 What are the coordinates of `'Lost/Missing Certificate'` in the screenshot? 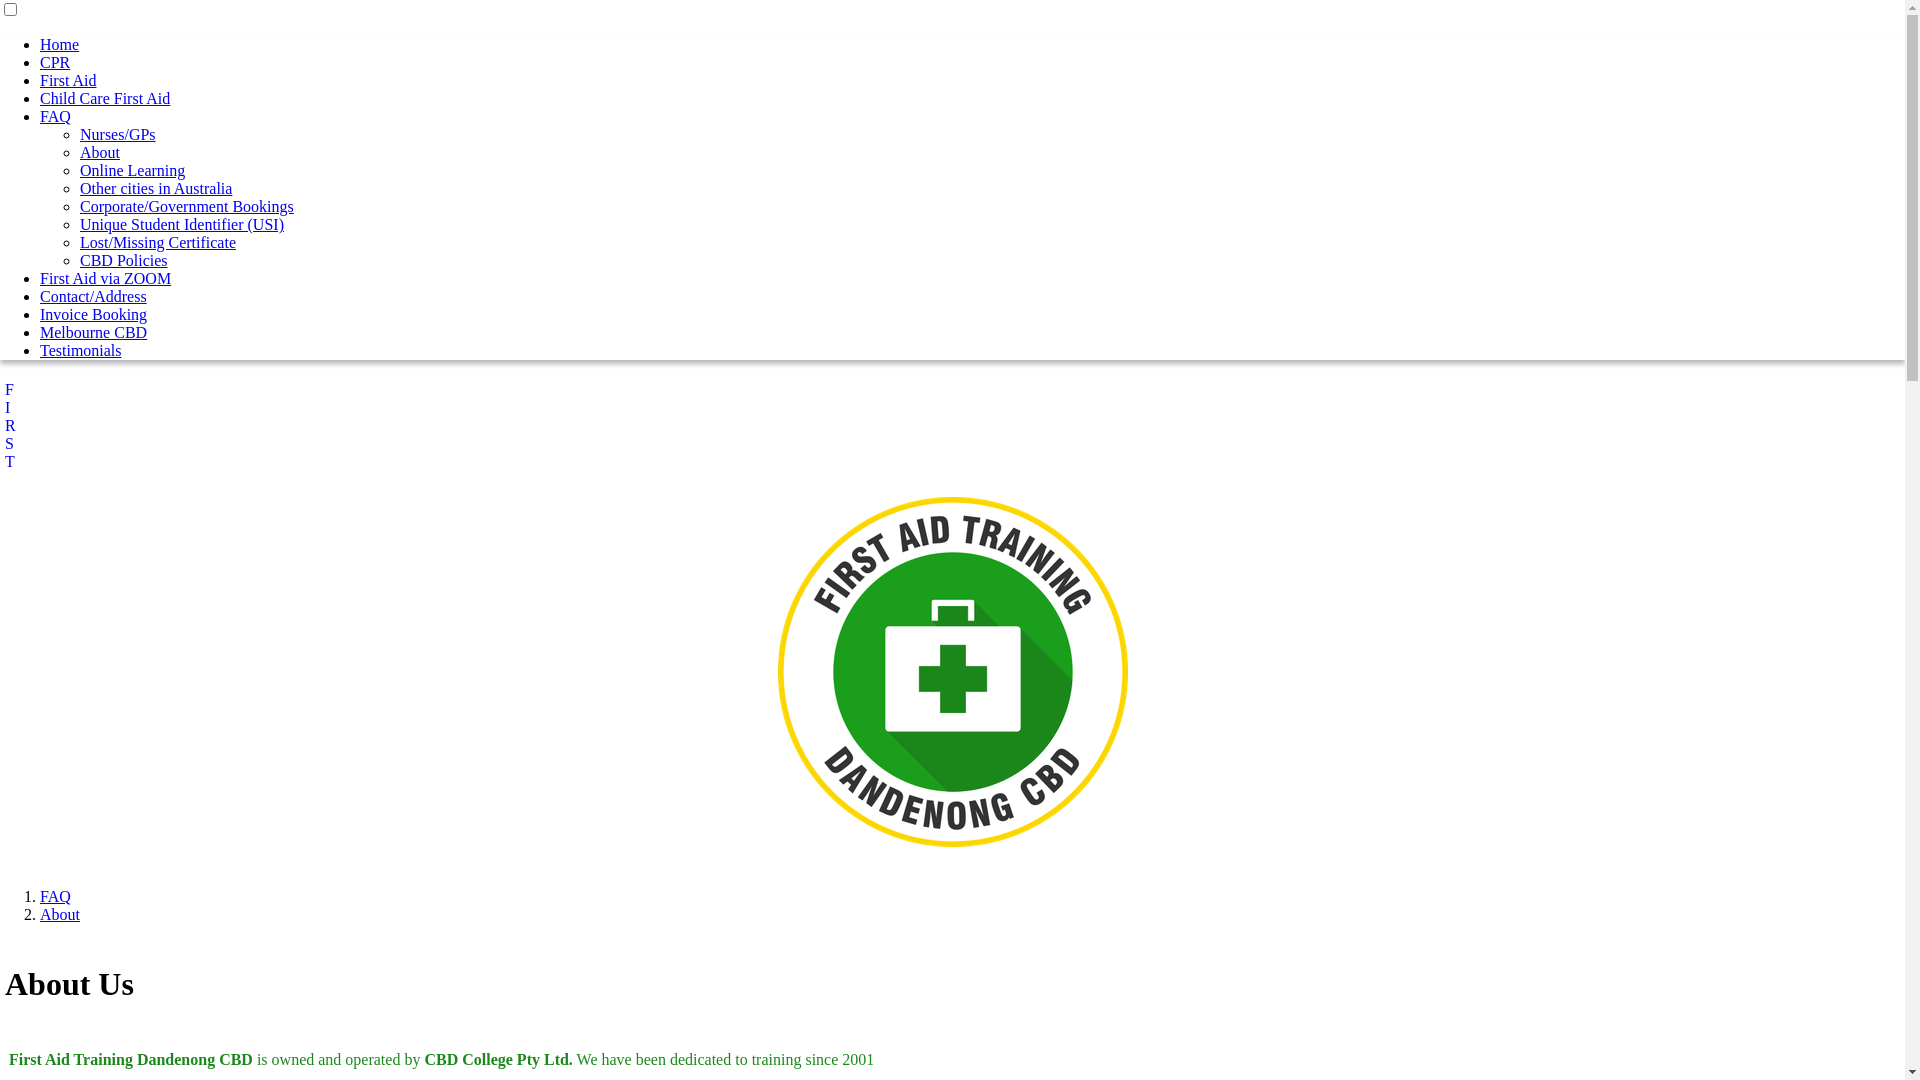 It's located at (157, 241).